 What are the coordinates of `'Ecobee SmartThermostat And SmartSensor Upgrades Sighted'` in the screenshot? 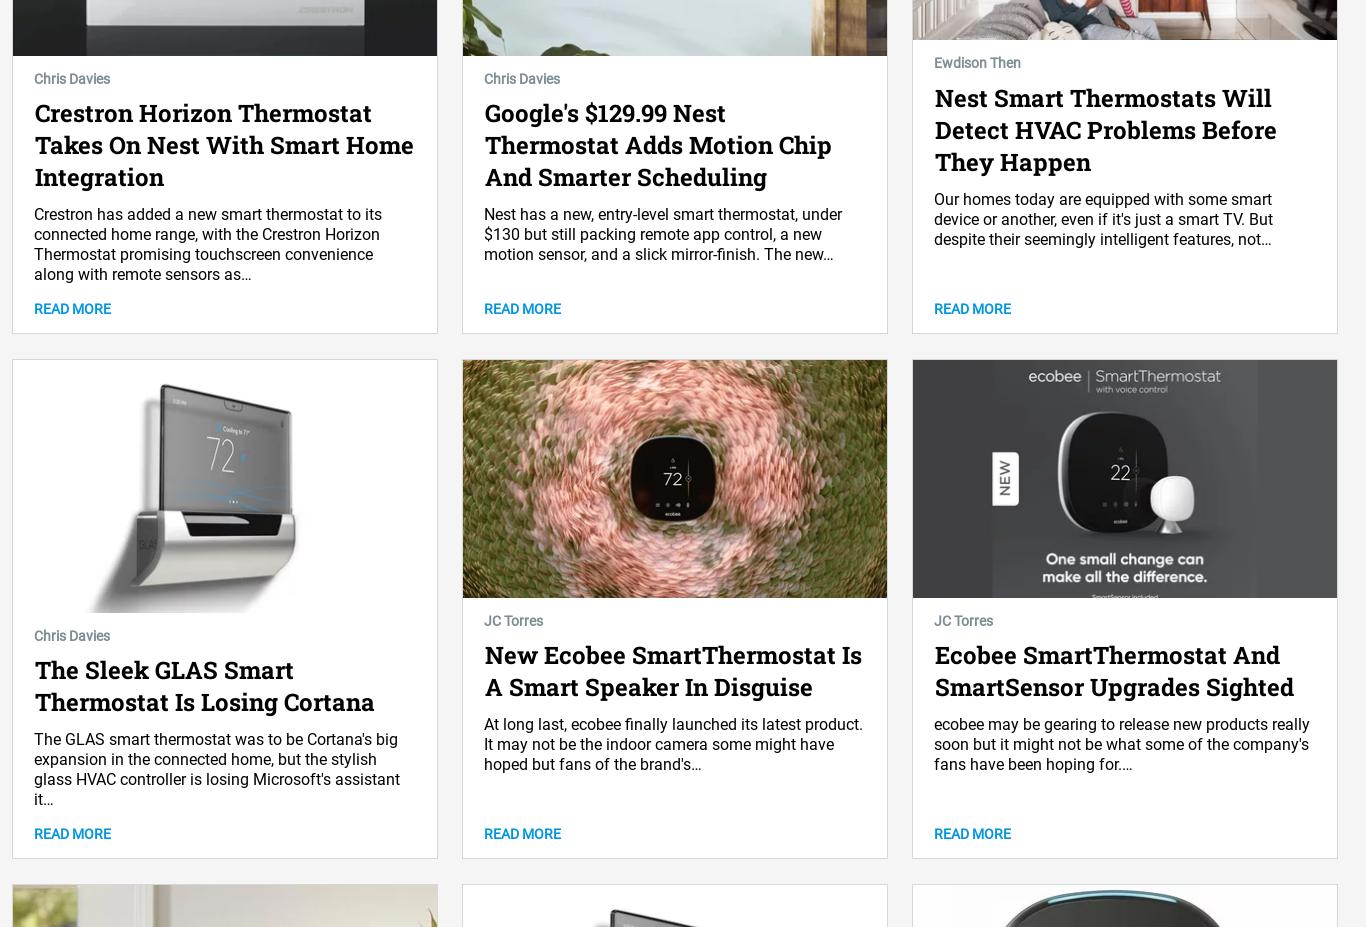 It's located at (1113, 669).